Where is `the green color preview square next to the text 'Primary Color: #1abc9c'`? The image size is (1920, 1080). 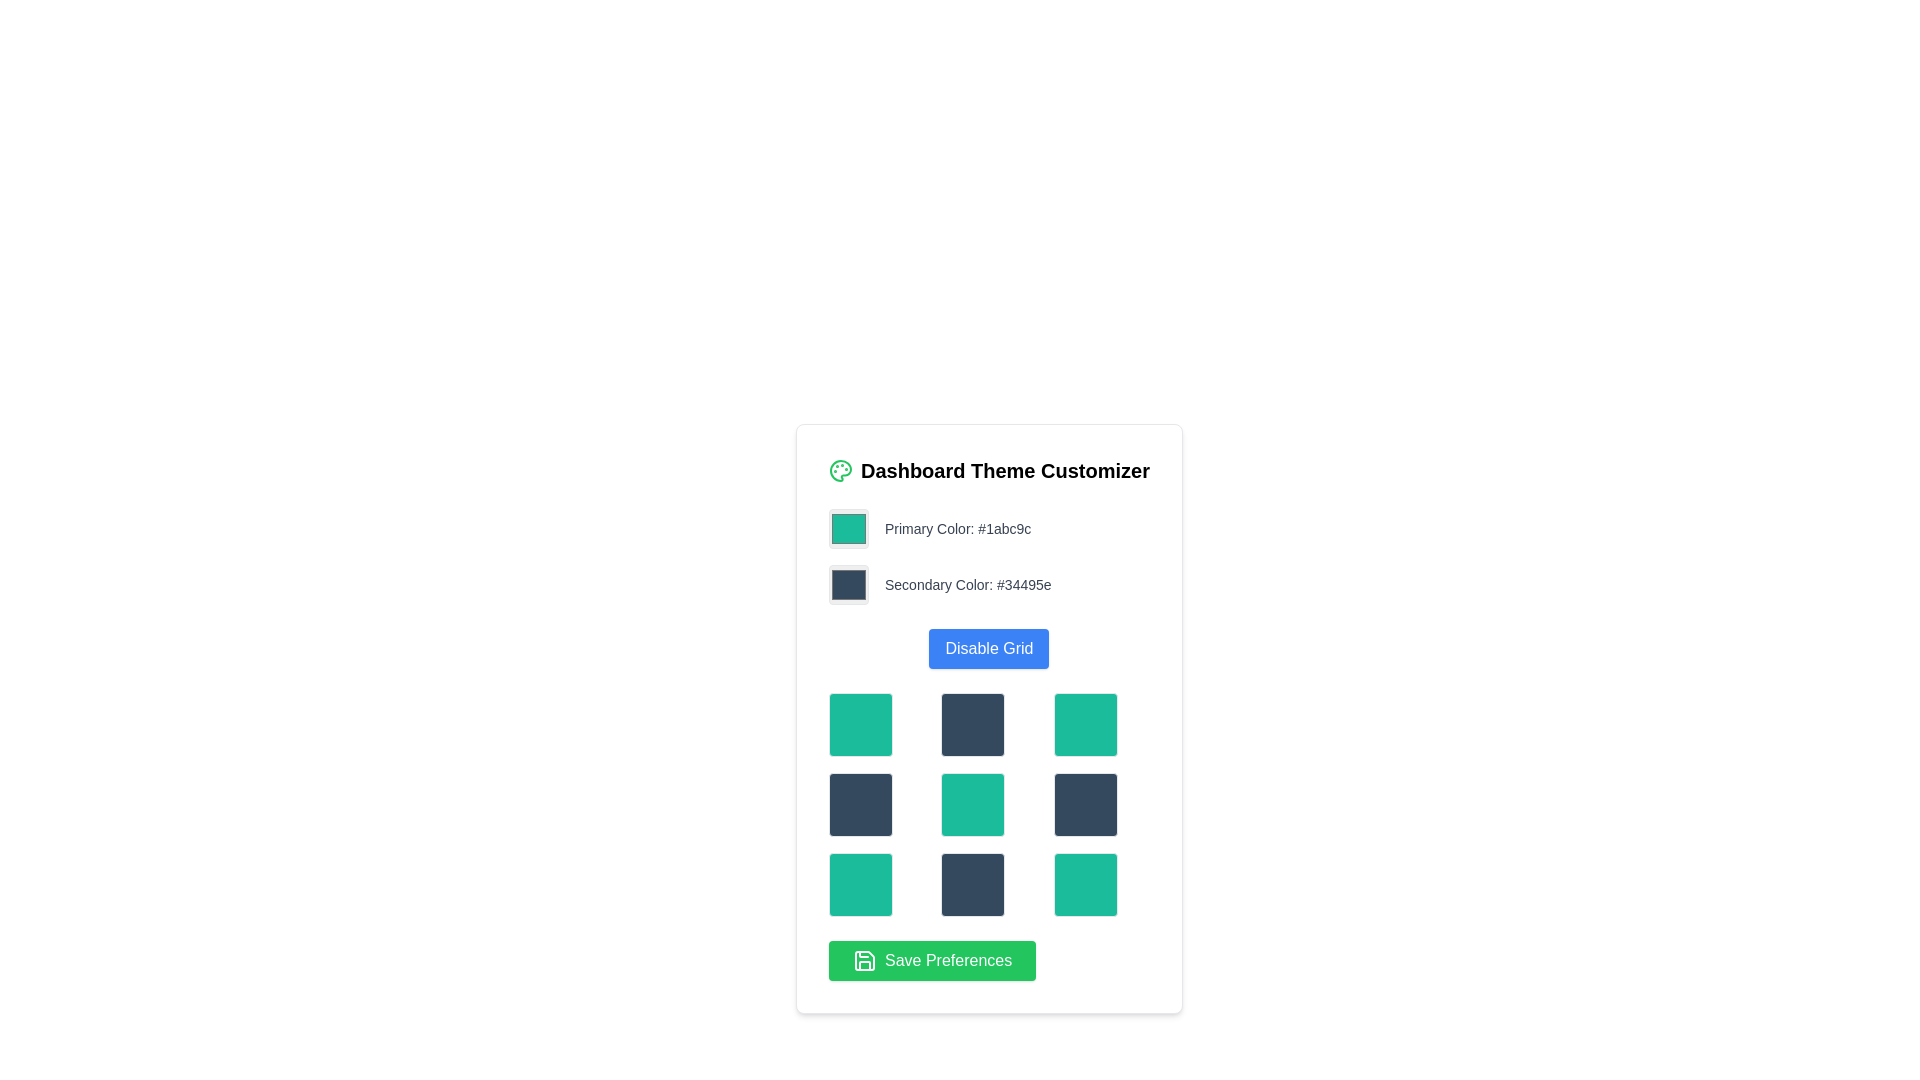
the green color preview square next to the text 'Primary Color: #1abc9c' is located at coordinates (989, 527).